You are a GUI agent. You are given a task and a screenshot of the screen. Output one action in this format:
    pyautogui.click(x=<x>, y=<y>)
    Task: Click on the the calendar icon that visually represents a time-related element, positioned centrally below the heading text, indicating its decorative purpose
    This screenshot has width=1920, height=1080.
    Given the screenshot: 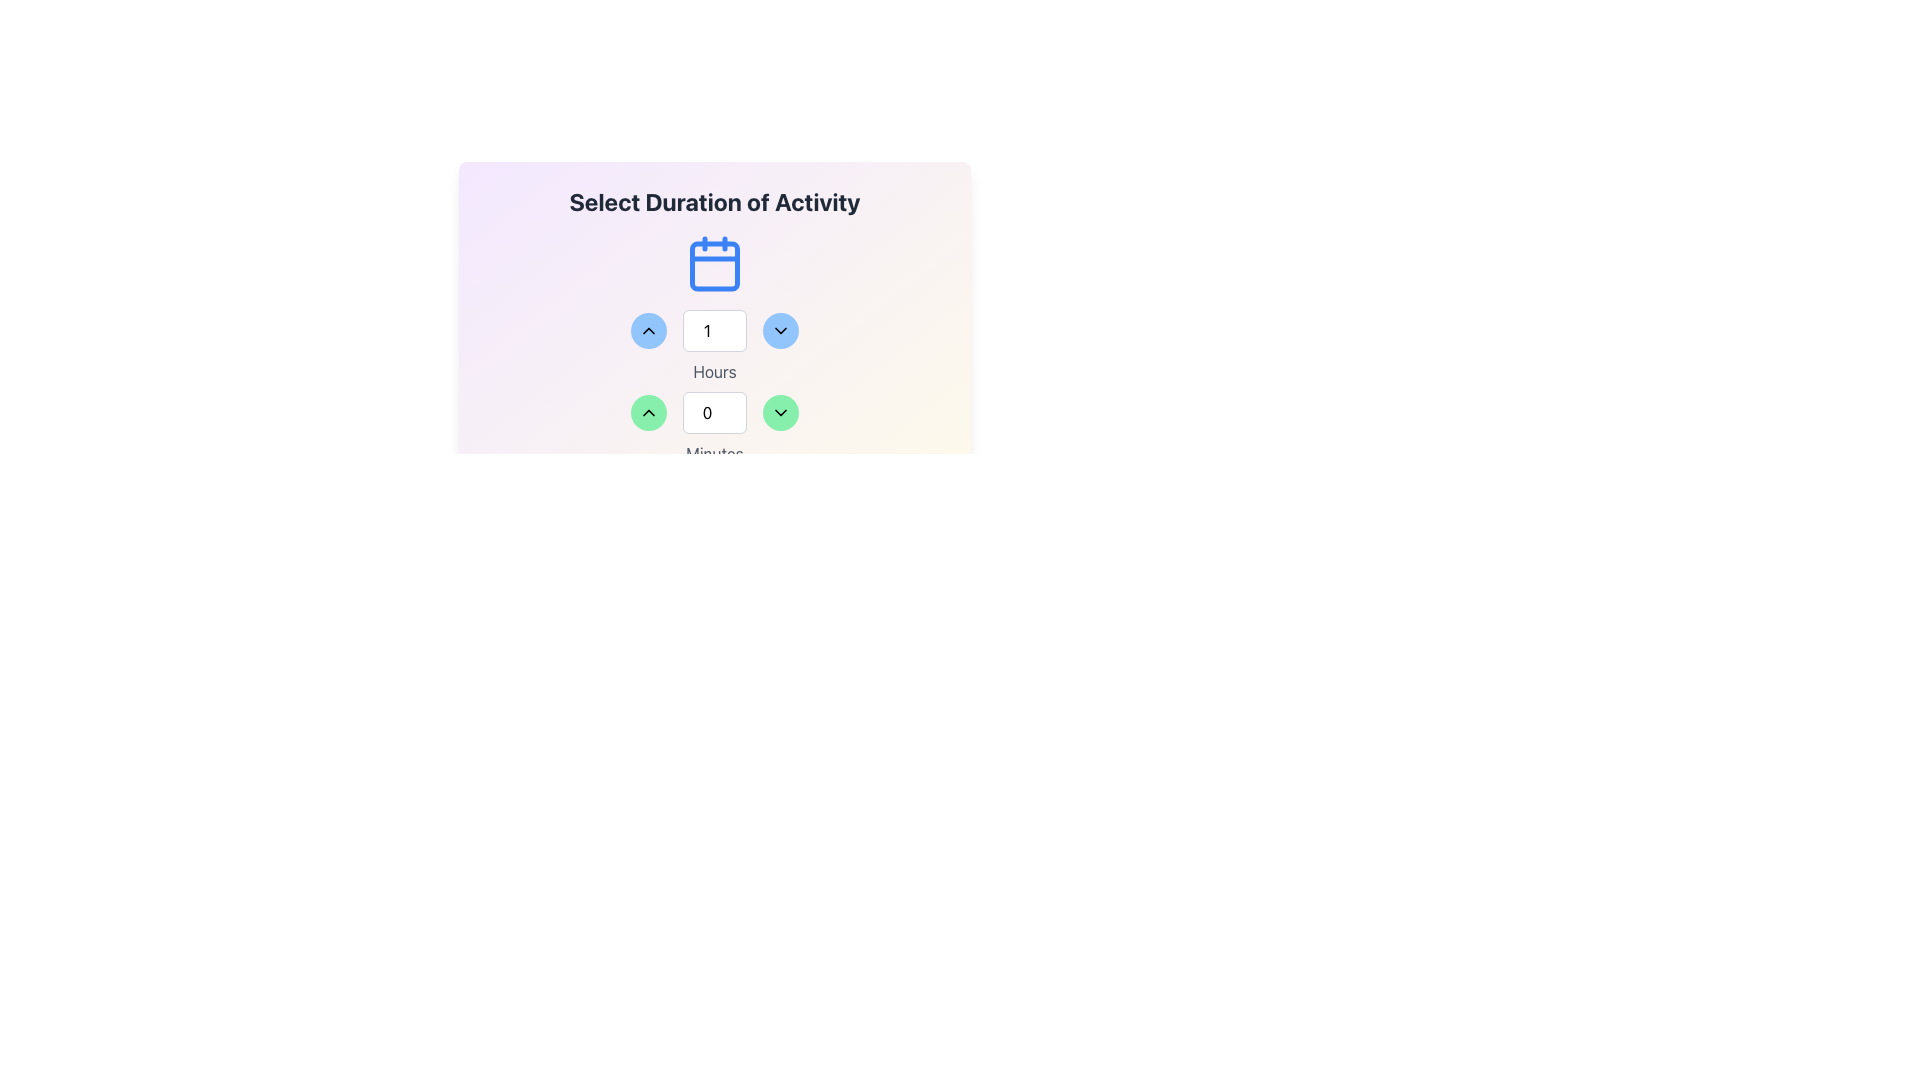 What is the action you would take?
    pyautogui.click(x=715, y=265)
    